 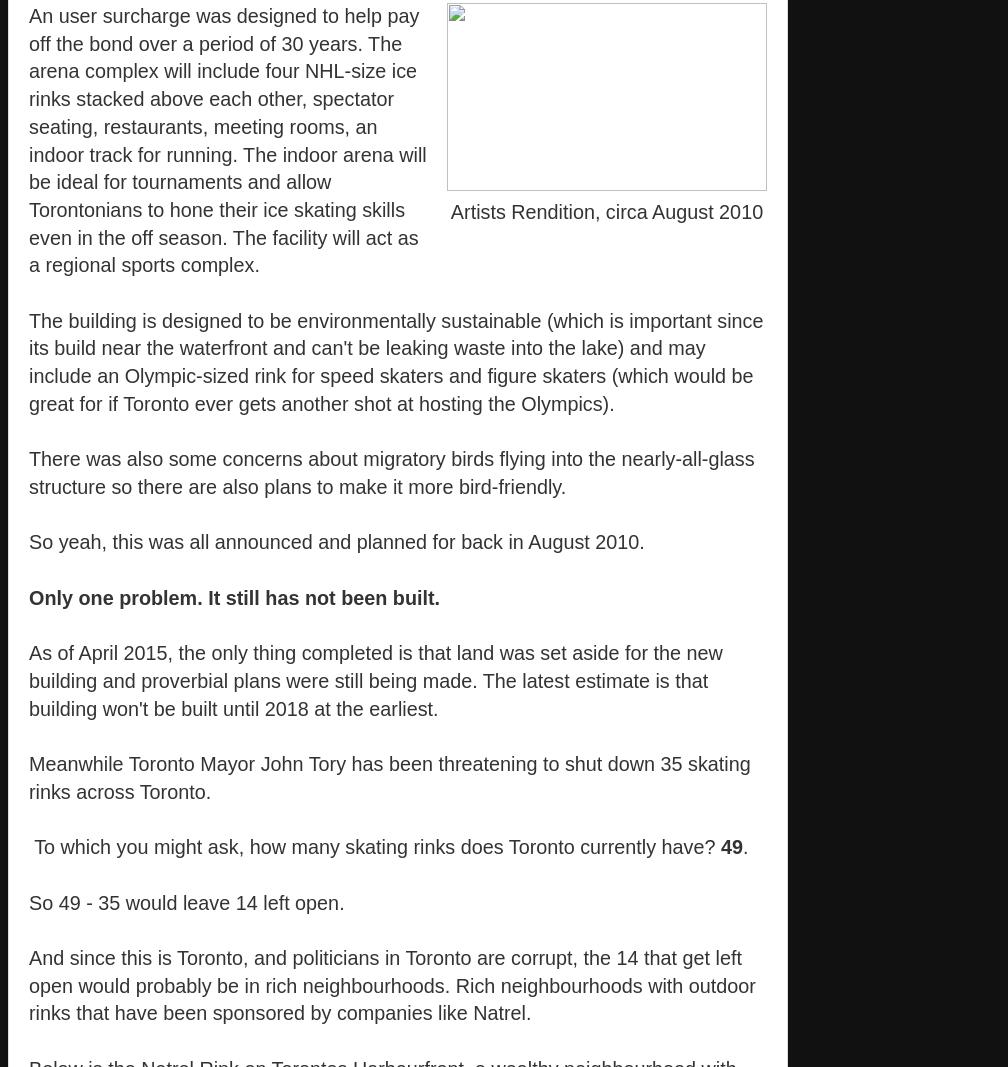 I want to click on 'So yeah, this was all announced and planned for back in August 2010.', so click(x=336, y=542).